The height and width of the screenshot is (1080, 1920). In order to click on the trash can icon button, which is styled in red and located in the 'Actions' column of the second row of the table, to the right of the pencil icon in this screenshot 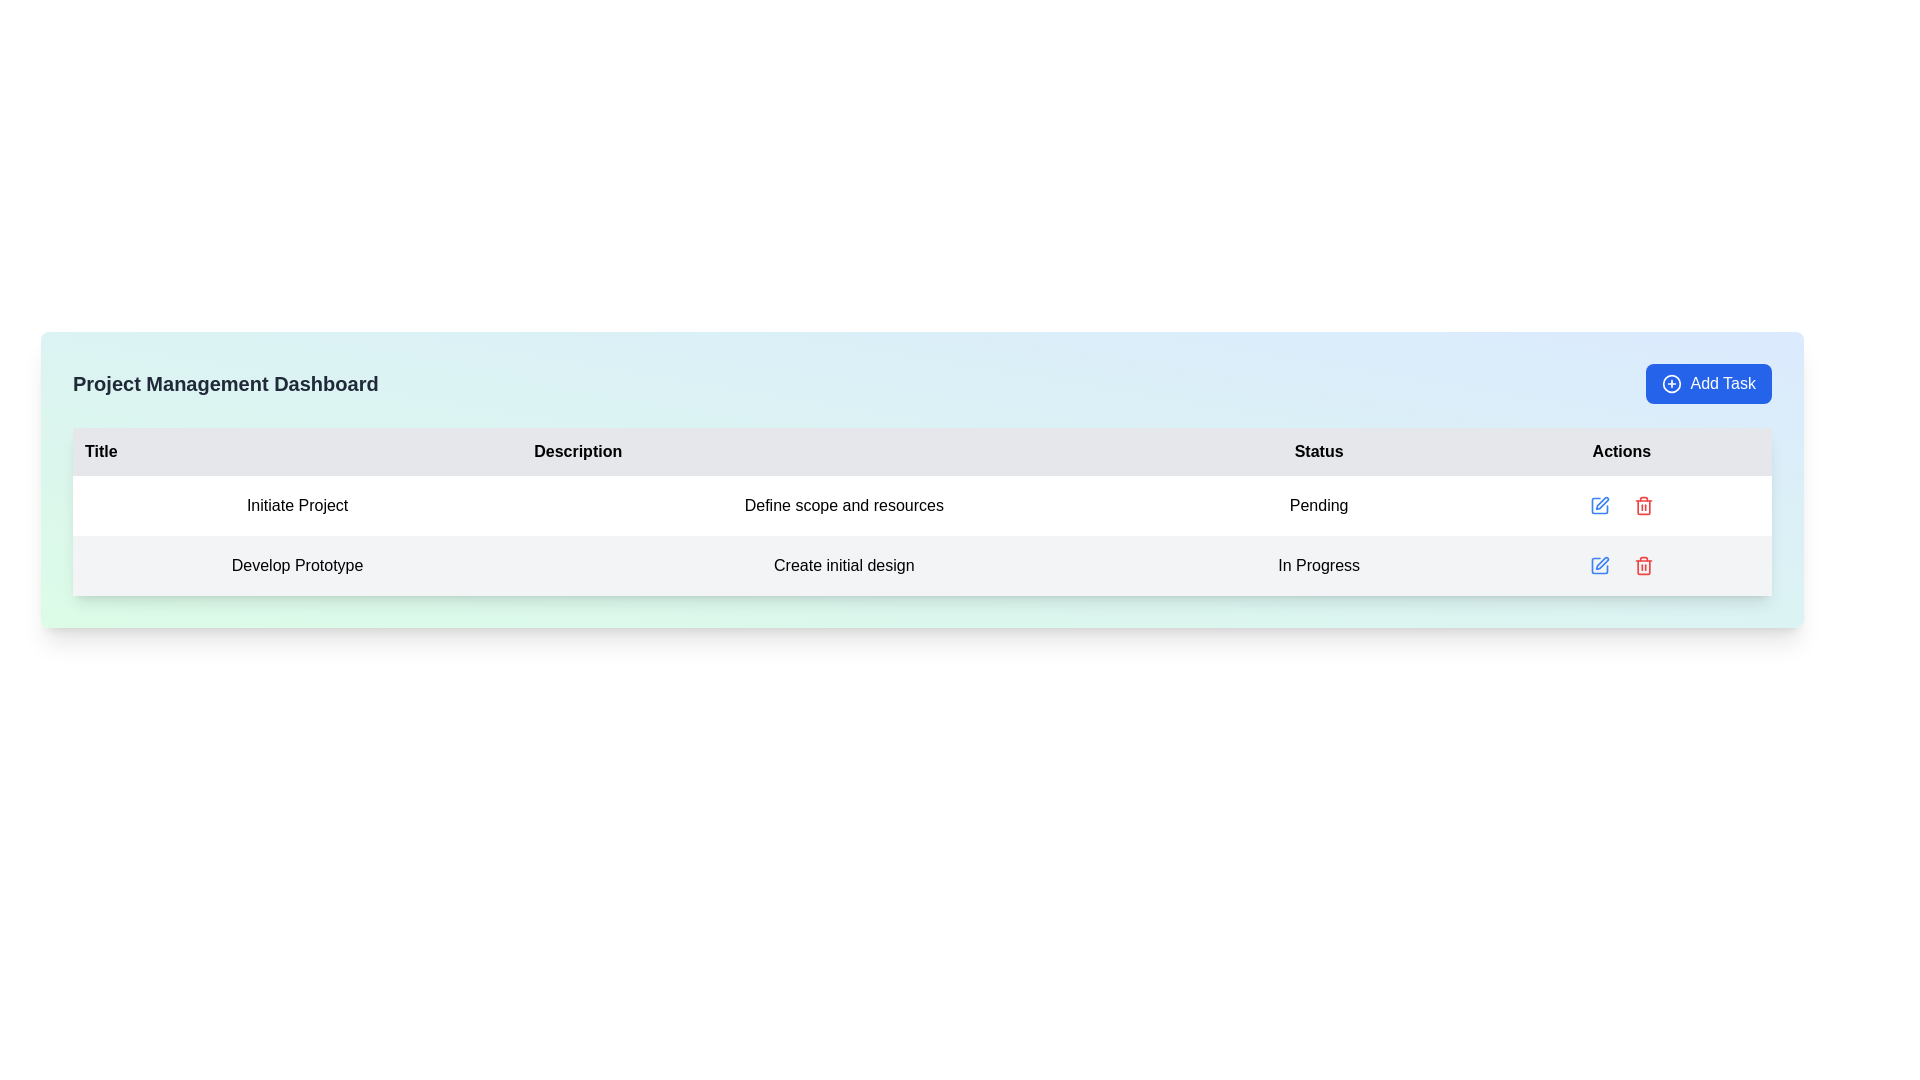, I will do `click(1643, 504)`.